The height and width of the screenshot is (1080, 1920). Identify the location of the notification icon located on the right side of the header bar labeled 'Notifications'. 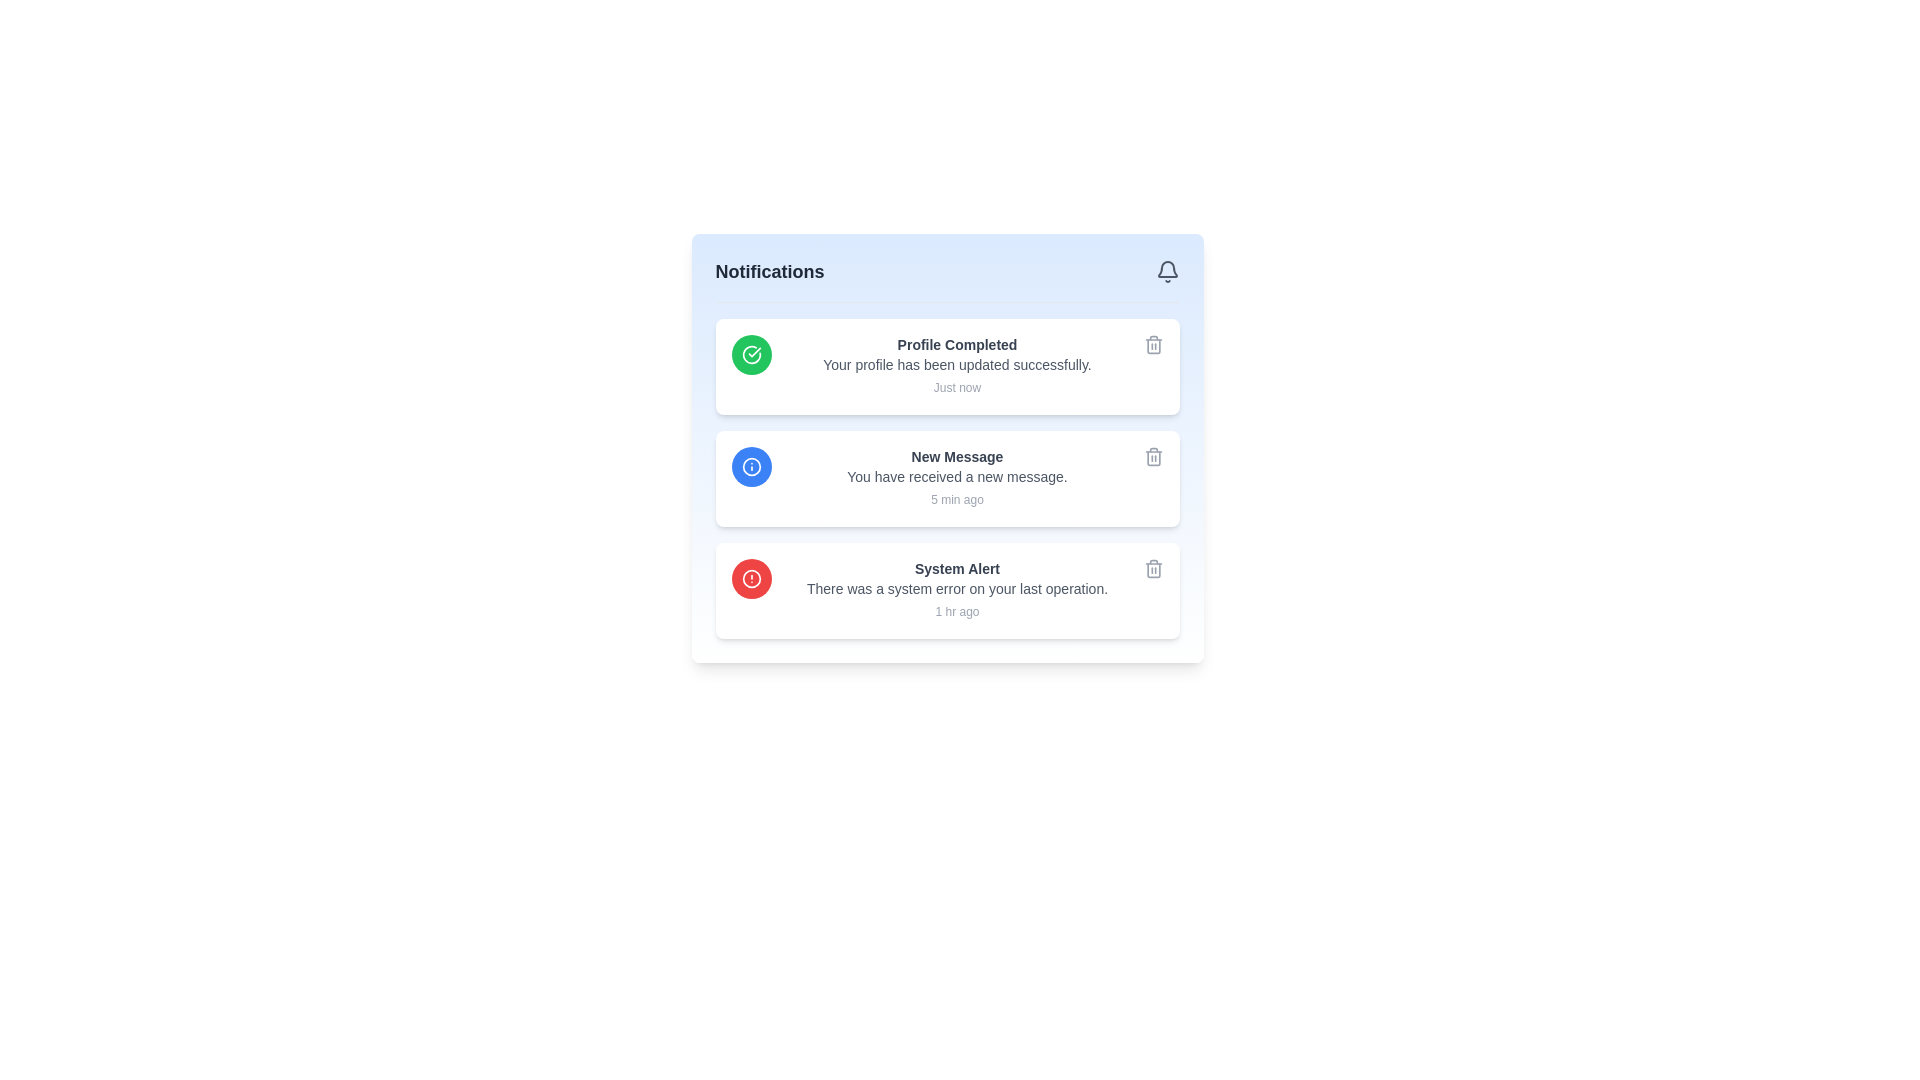
(1167, 272).